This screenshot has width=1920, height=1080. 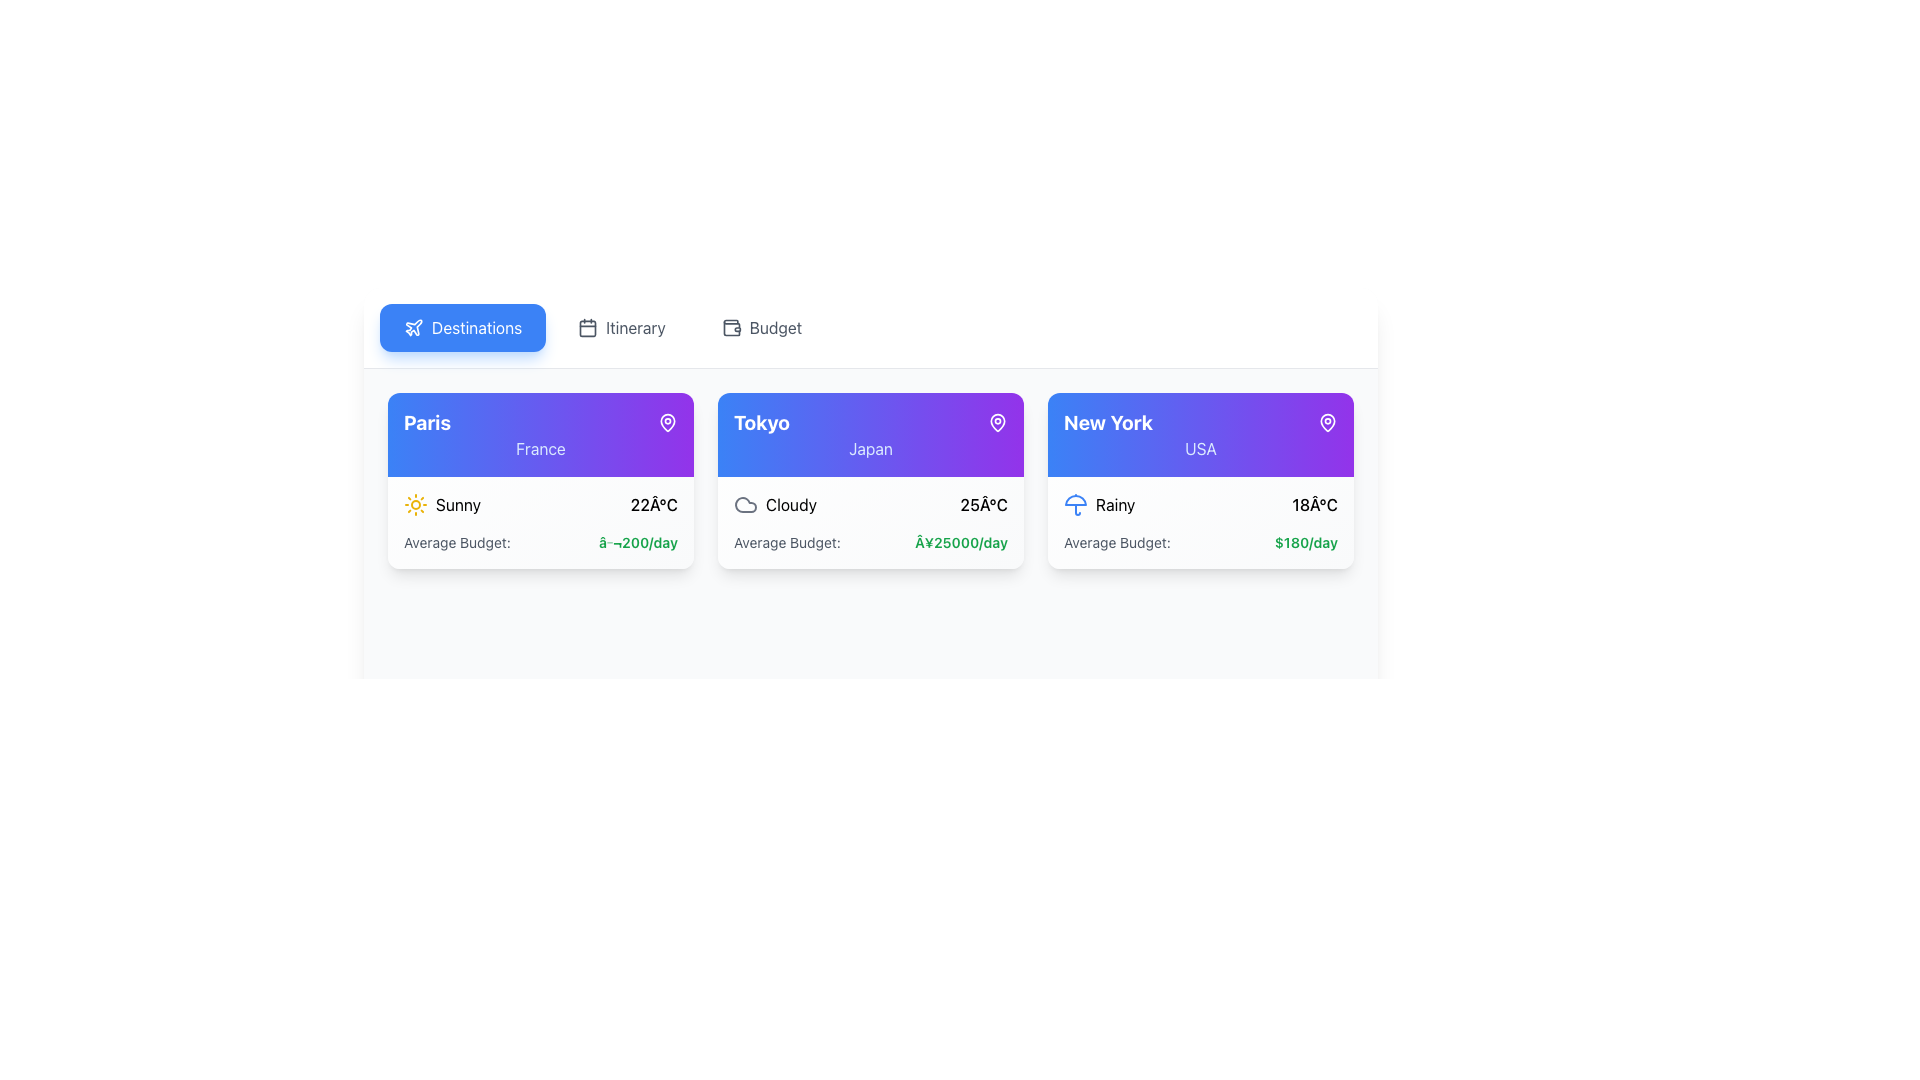 I want to click on the geographical marker icon located at the top-right corner of the 'Tokyo' card, next to the text 'Japan', so click(x=998, y=422).